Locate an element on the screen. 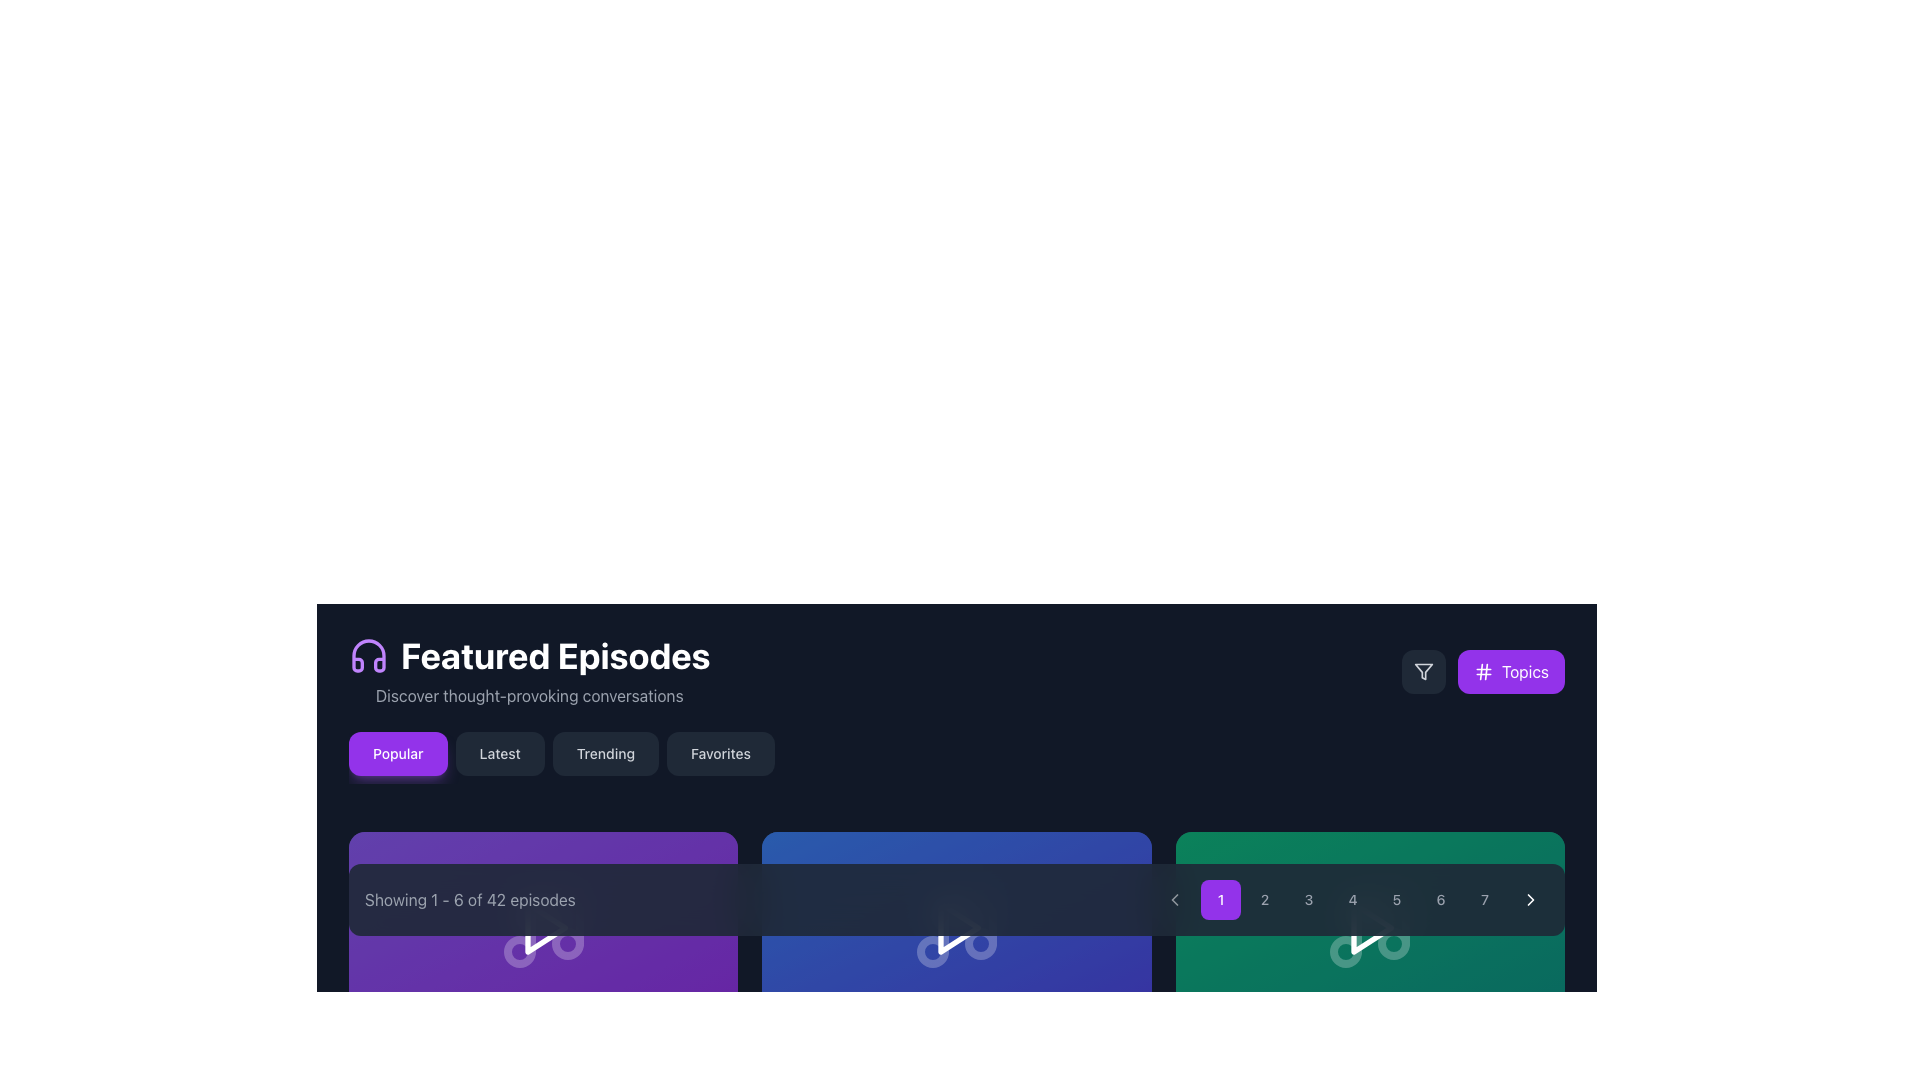 The width and height of the screenshot is (1920, 1080). the middle circular graphical component with no visible fill or stroke, located towards the right side of the interface among sibling elements is located at coordinates (1346, 951).